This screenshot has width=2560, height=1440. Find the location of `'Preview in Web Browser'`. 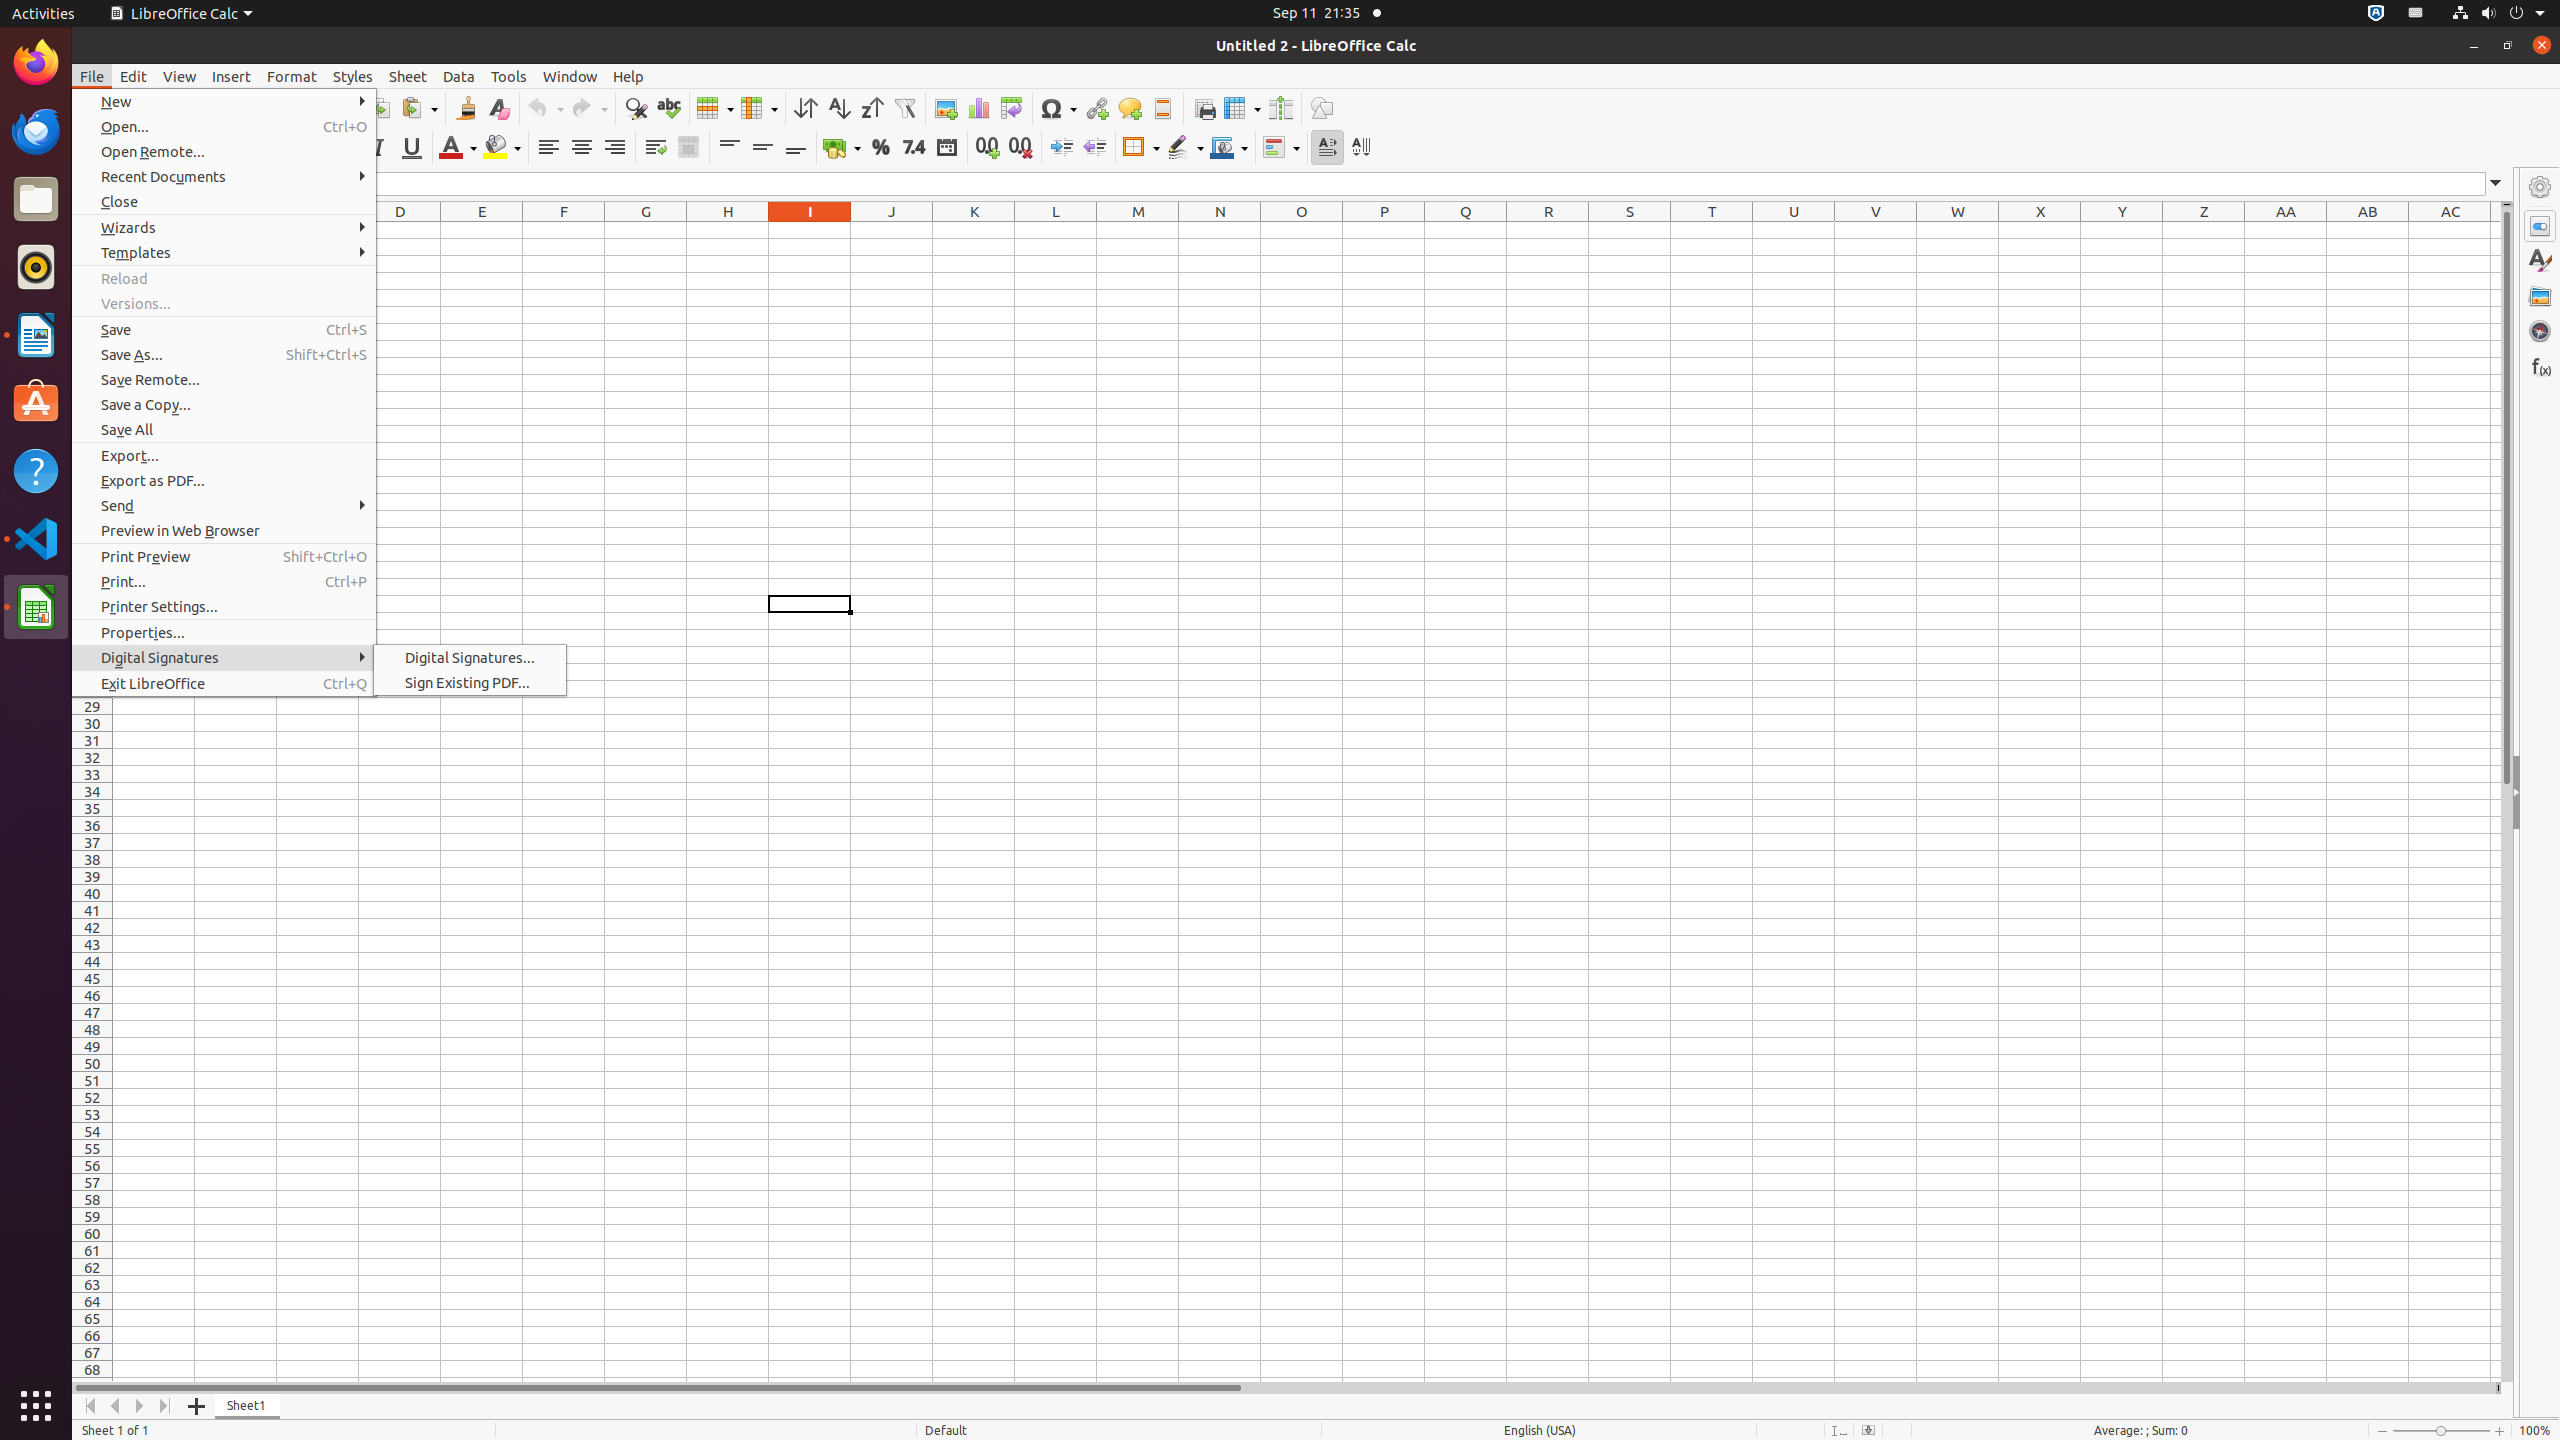

'Preview in Web Browser' is located at coordinates (224, 529).